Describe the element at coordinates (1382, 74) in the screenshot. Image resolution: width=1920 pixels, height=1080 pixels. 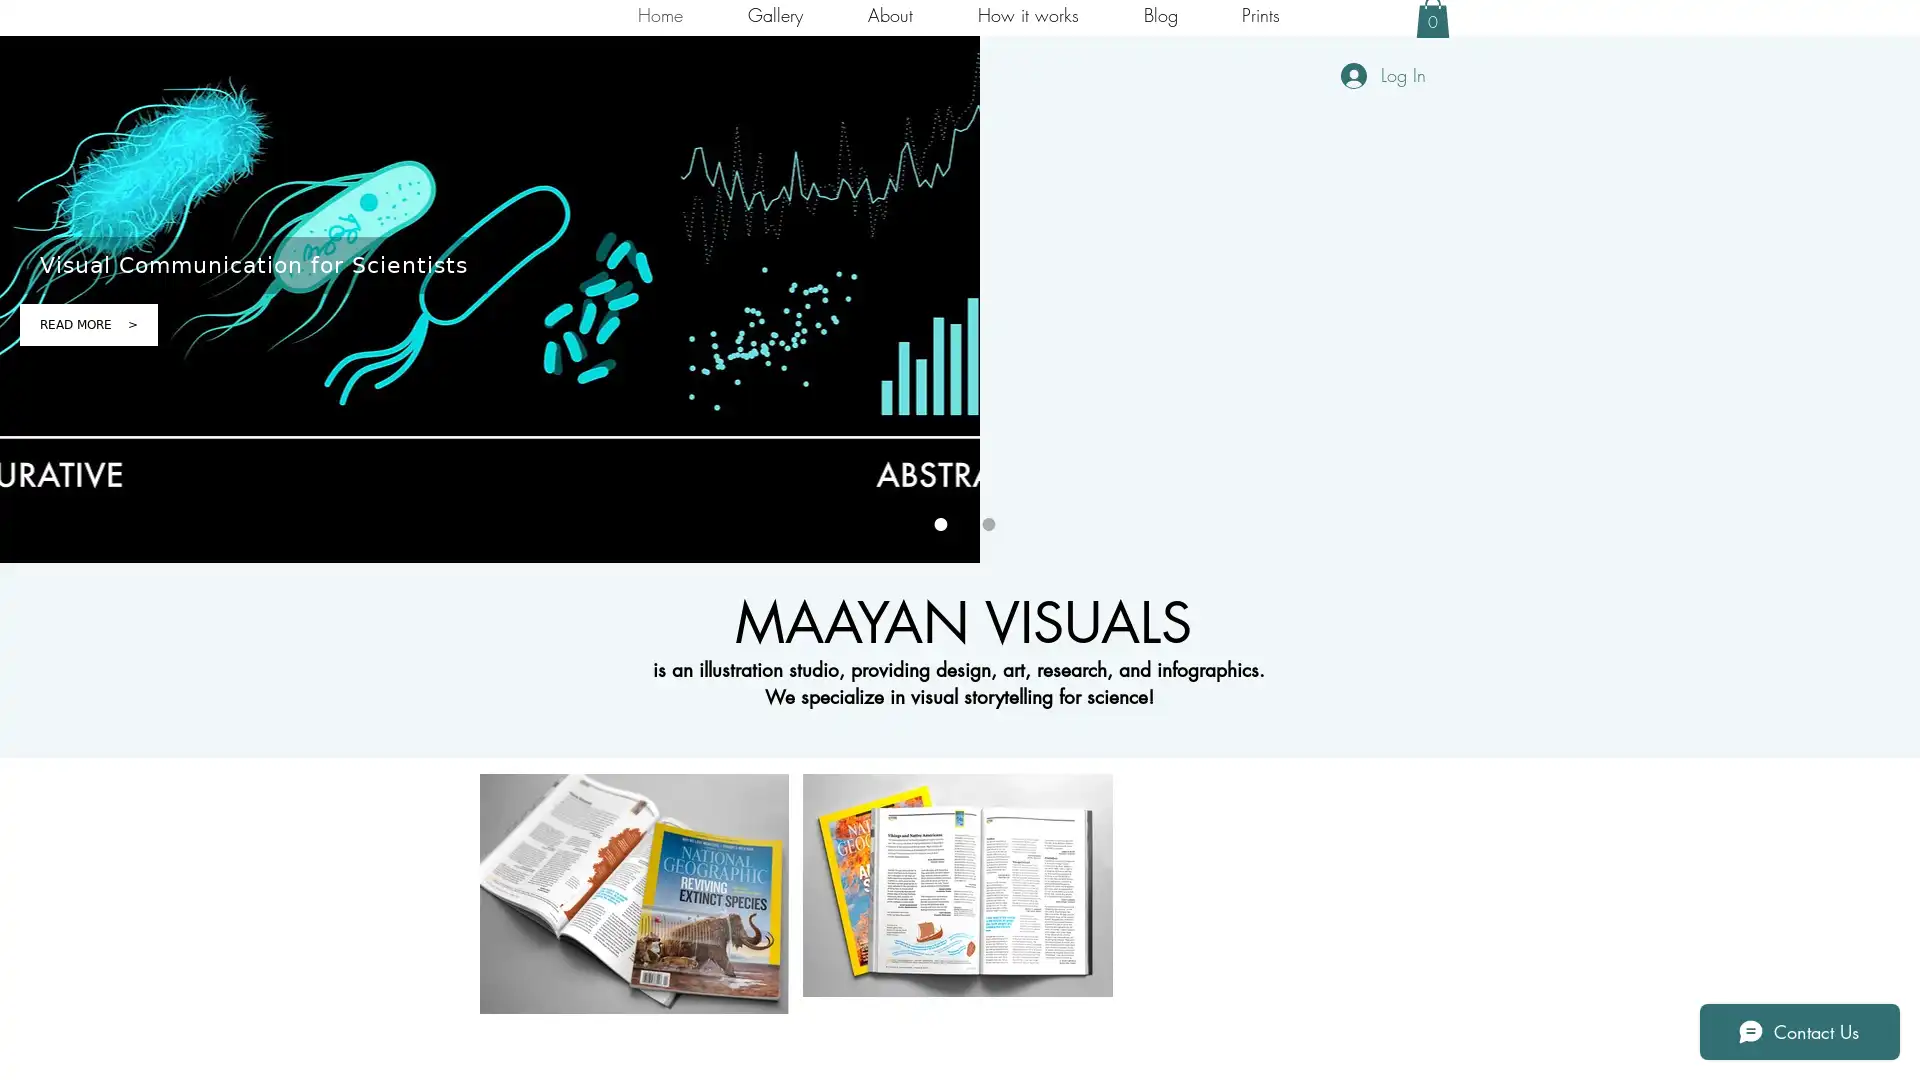
I see `Log In` at that location.